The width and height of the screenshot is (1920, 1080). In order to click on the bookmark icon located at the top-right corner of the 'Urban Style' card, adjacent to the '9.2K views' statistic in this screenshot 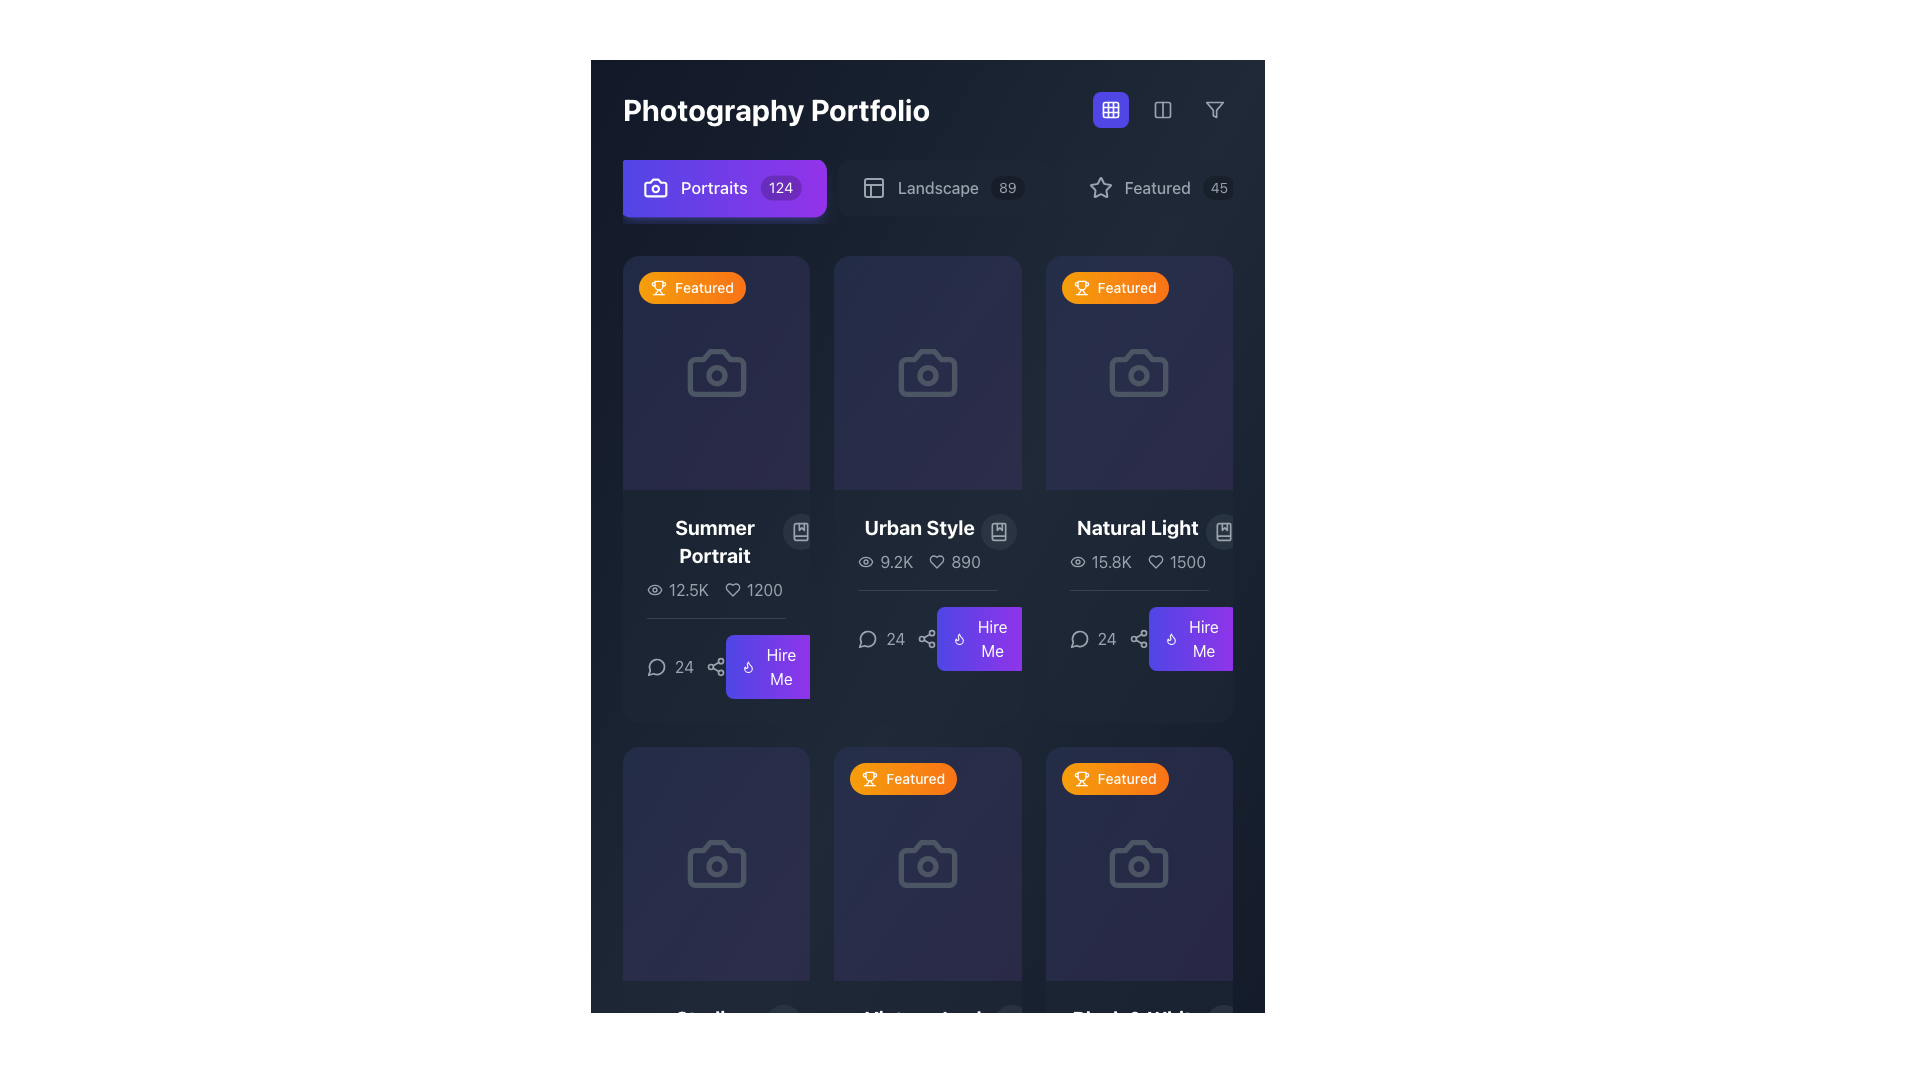, I will do `click(998, 531)`.